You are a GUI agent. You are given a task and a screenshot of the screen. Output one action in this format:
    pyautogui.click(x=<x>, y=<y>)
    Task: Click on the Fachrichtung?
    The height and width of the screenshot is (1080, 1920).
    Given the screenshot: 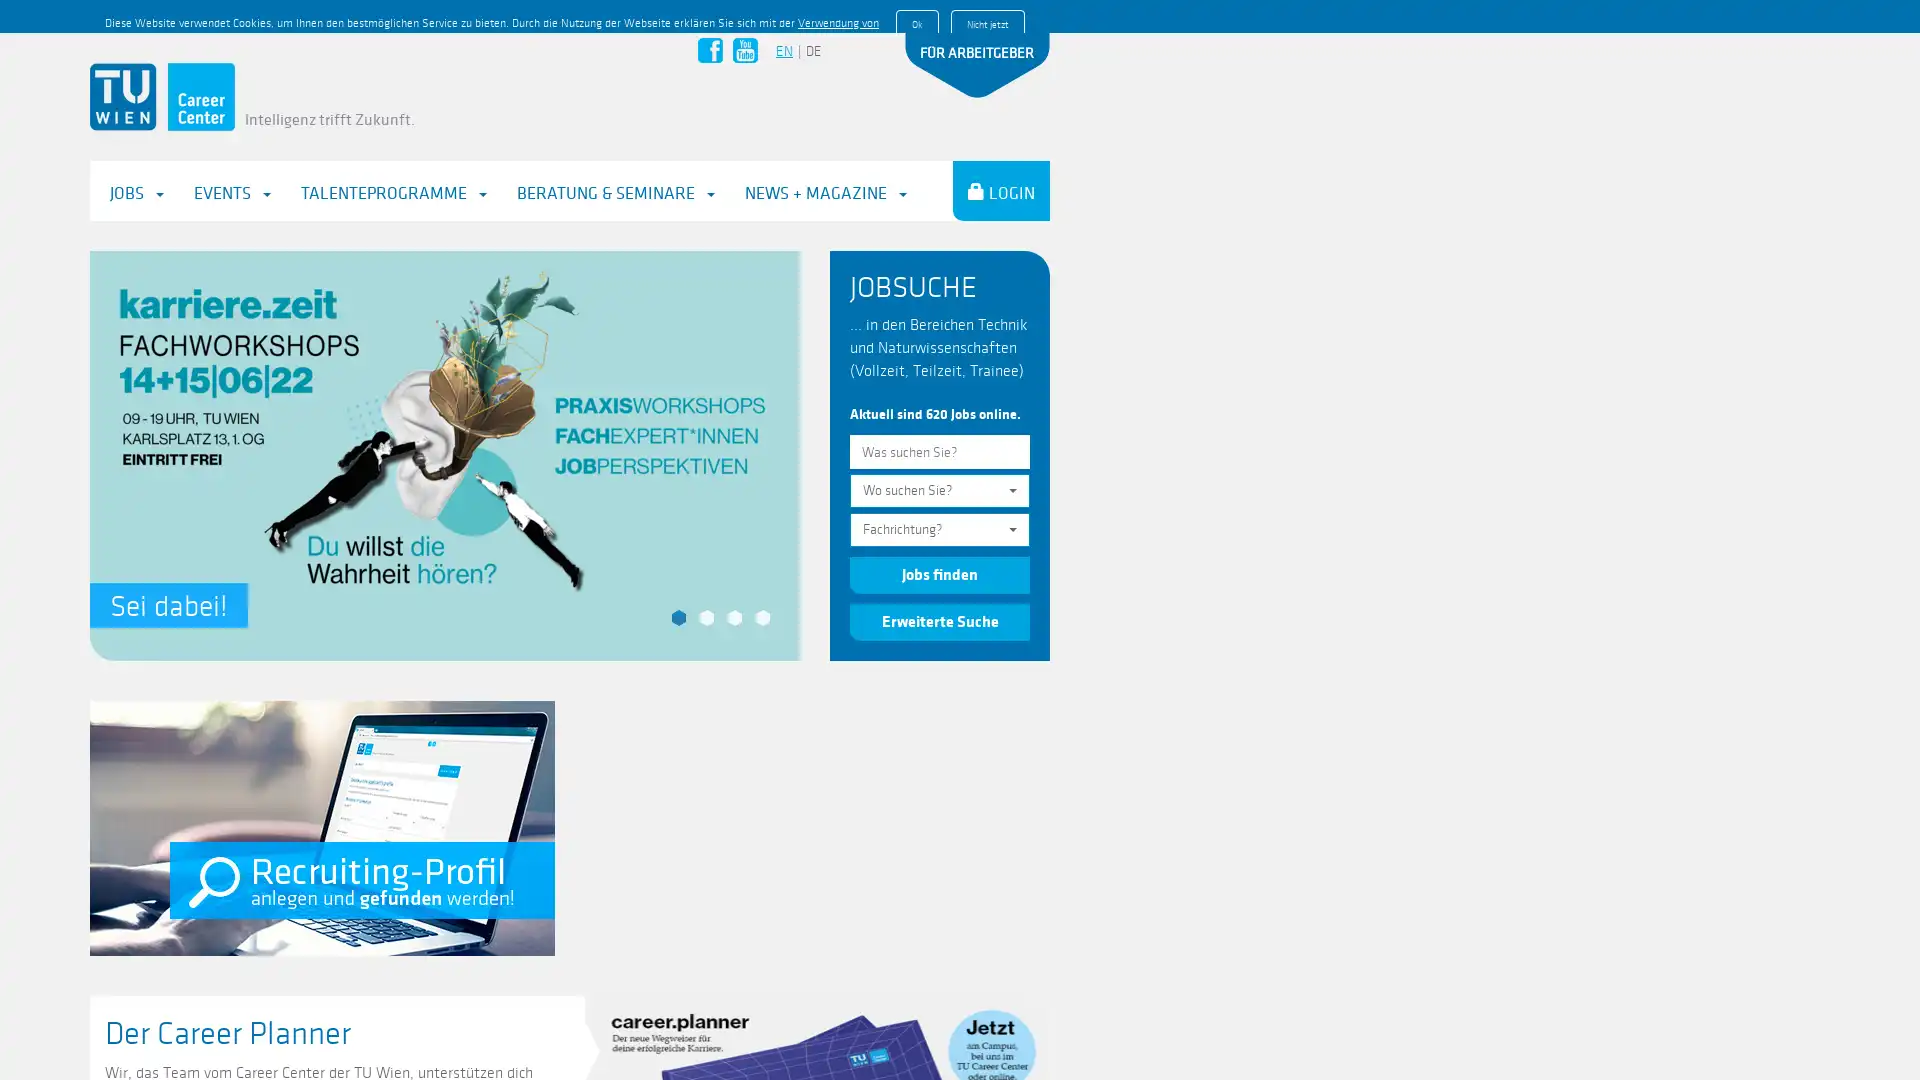 What is the action you would take?
    pyautogui.click(x=939, y=496)
    